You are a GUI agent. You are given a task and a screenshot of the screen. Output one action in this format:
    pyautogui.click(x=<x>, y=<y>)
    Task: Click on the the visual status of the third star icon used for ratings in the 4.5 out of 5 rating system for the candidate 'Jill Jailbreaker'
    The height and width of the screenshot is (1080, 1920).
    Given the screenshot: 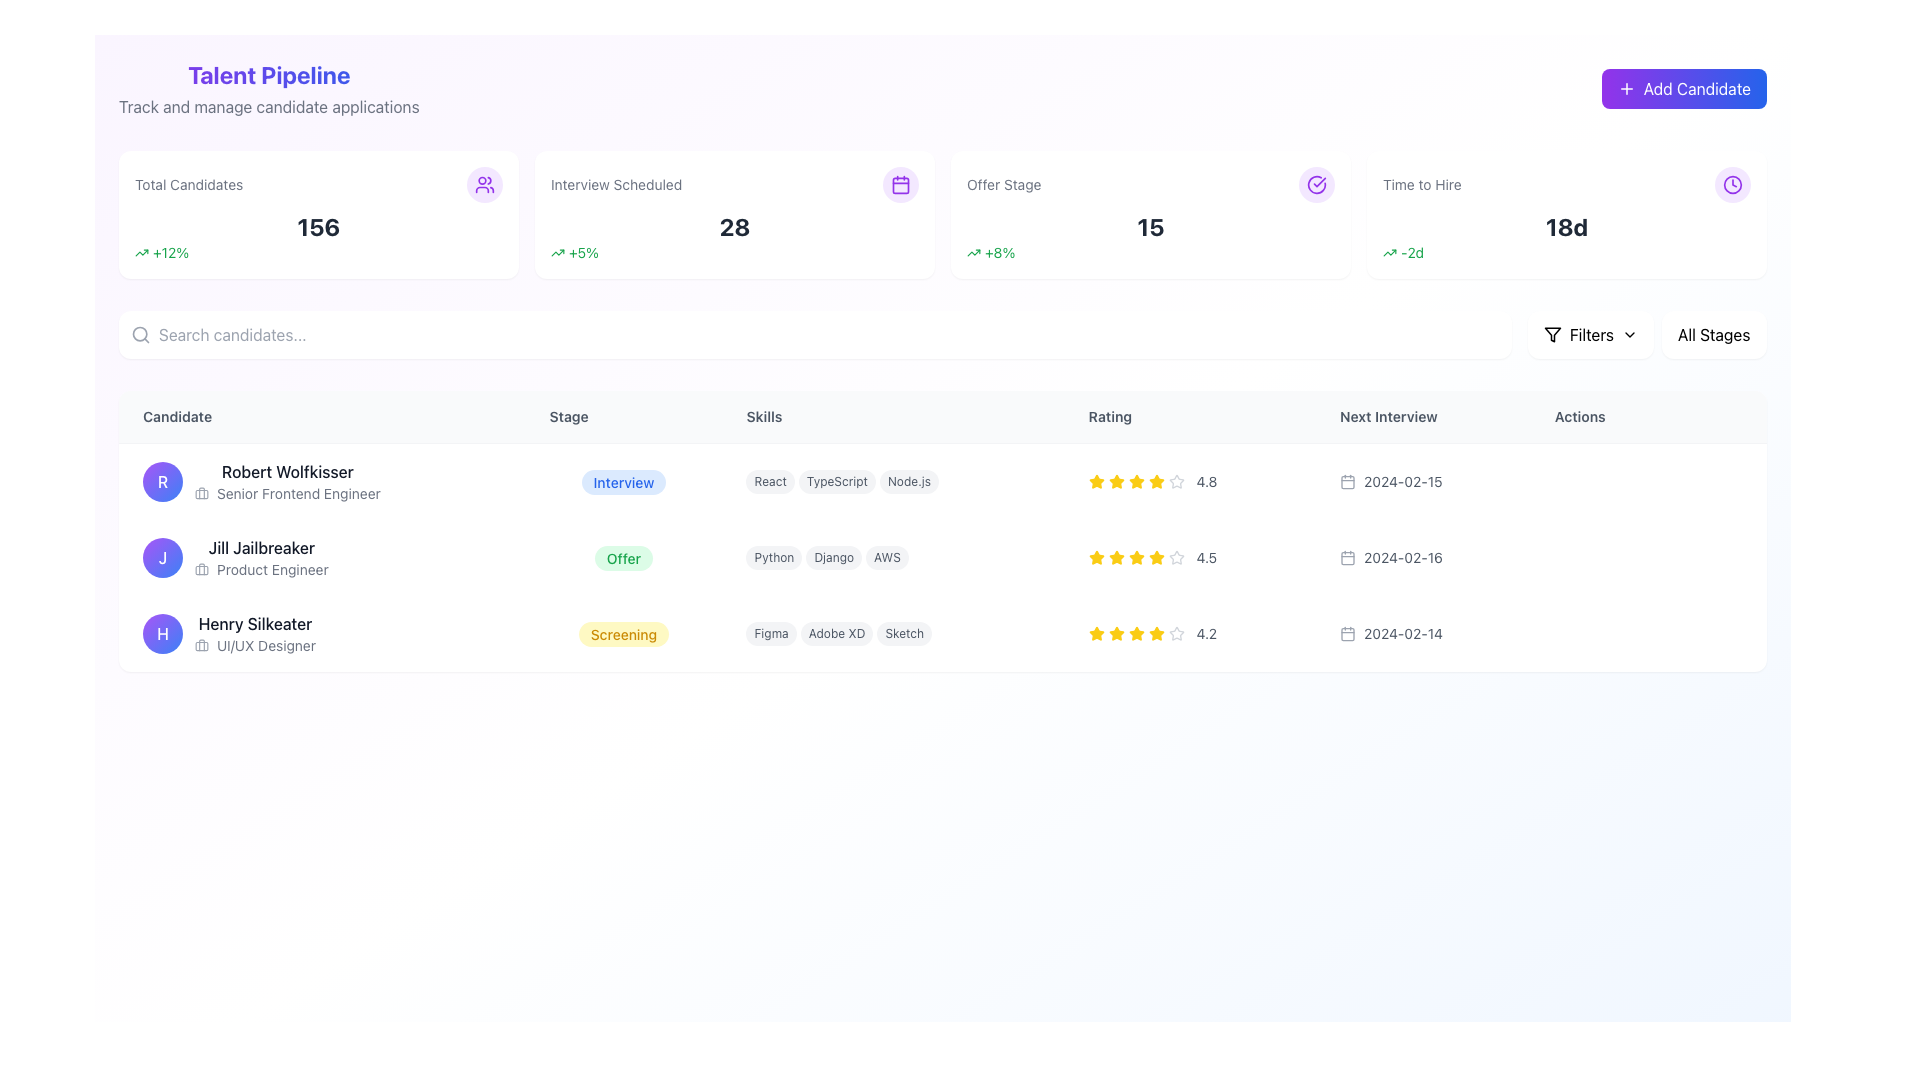 What is the action you would take?
    pyautogui.click(x=1095, y=557)
    